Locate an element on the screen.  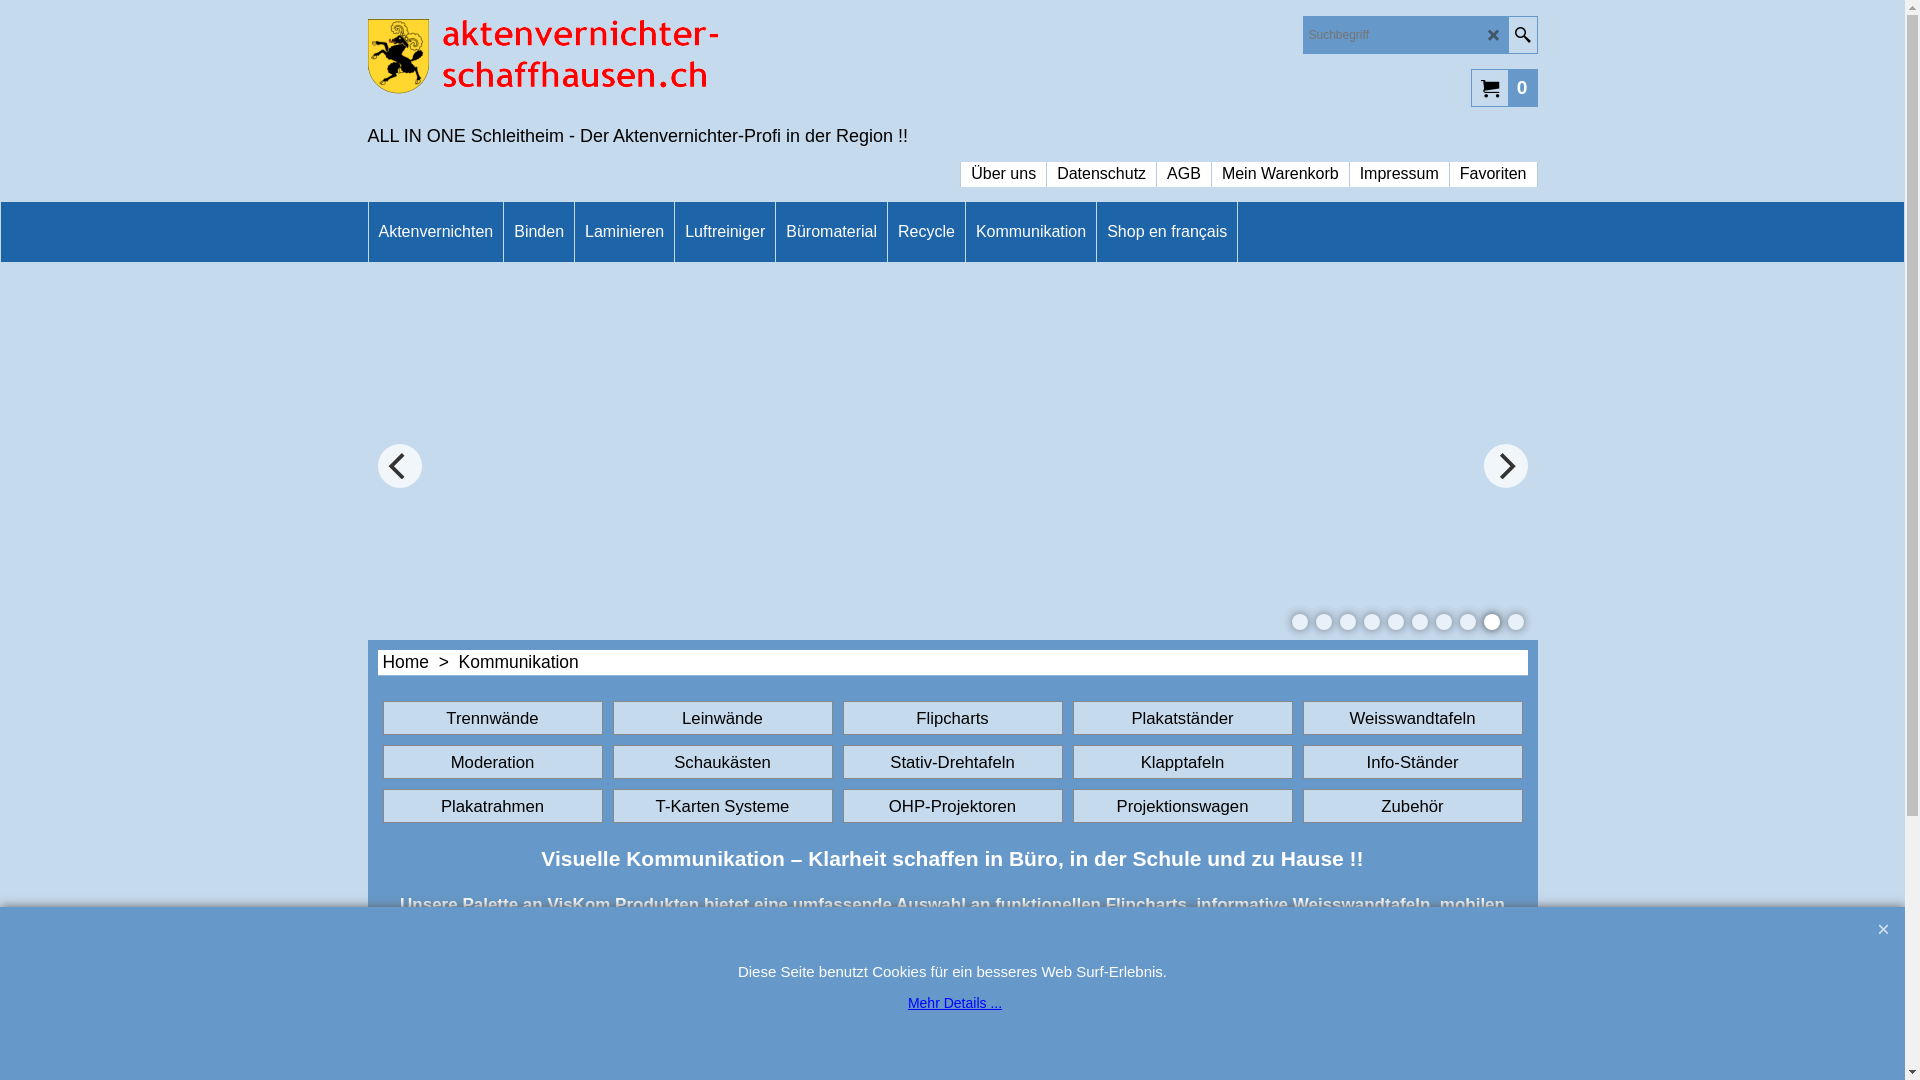
'Plakatrahmen' is located at coordinates (491, 805).